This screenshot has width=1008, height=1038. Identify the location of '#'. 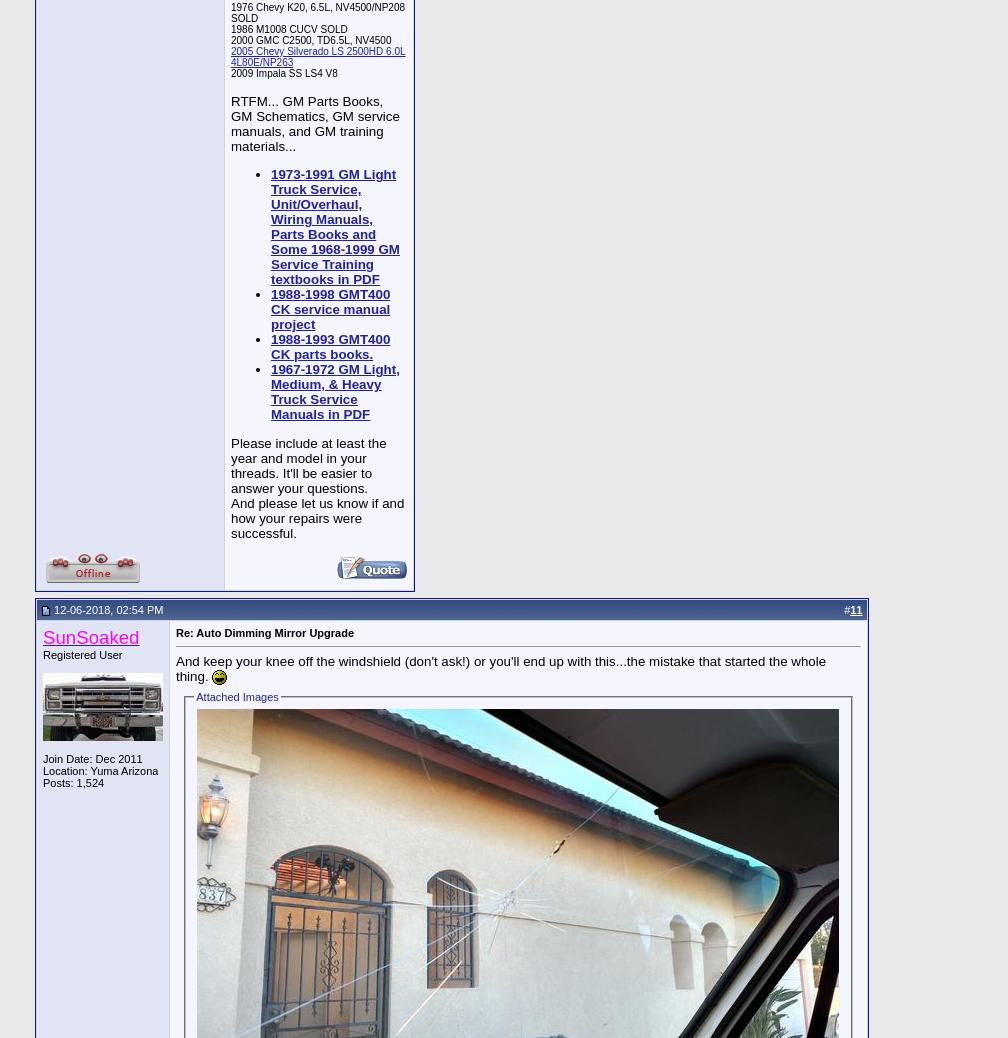
(843, 607).